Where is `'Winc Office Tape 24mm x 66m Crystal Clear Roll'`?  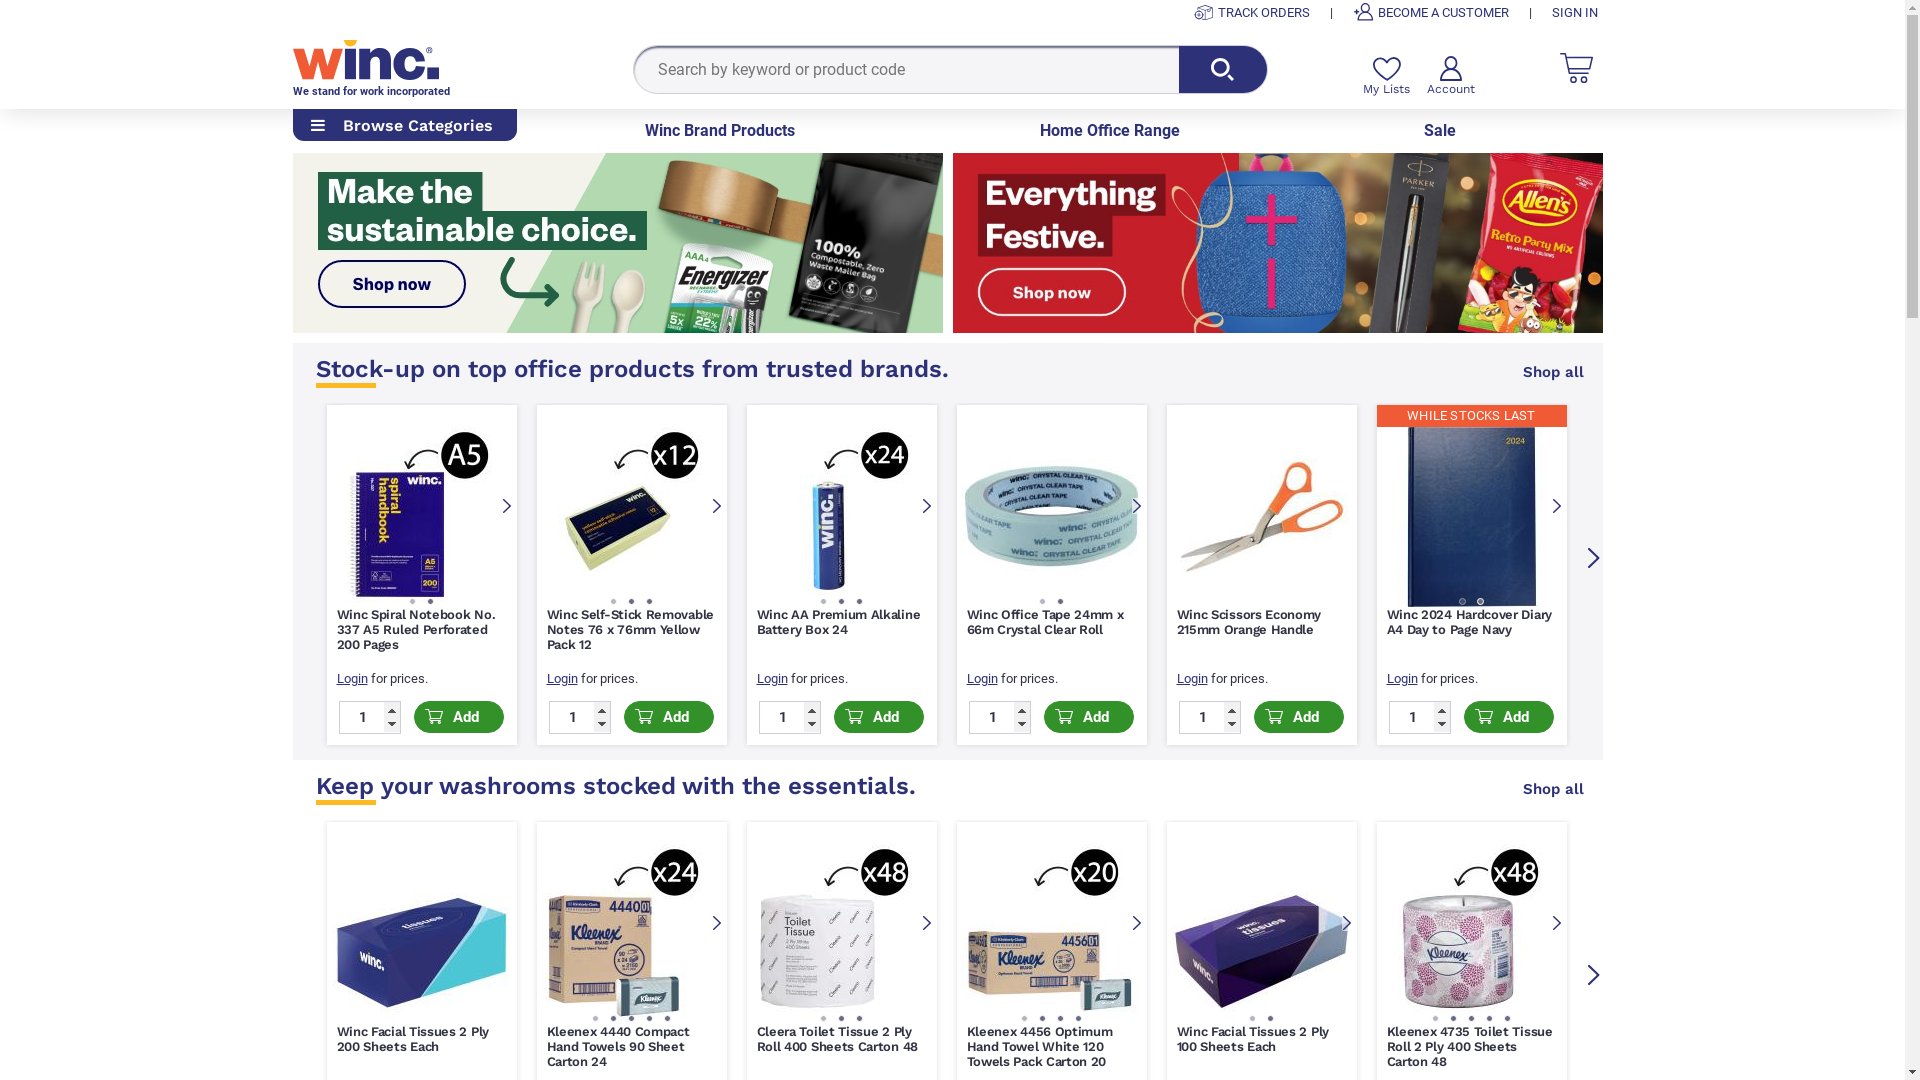 'Winc Office Tape 24mm x 66m Crystal Clear Roll' is located at coordinates (1043, 620).